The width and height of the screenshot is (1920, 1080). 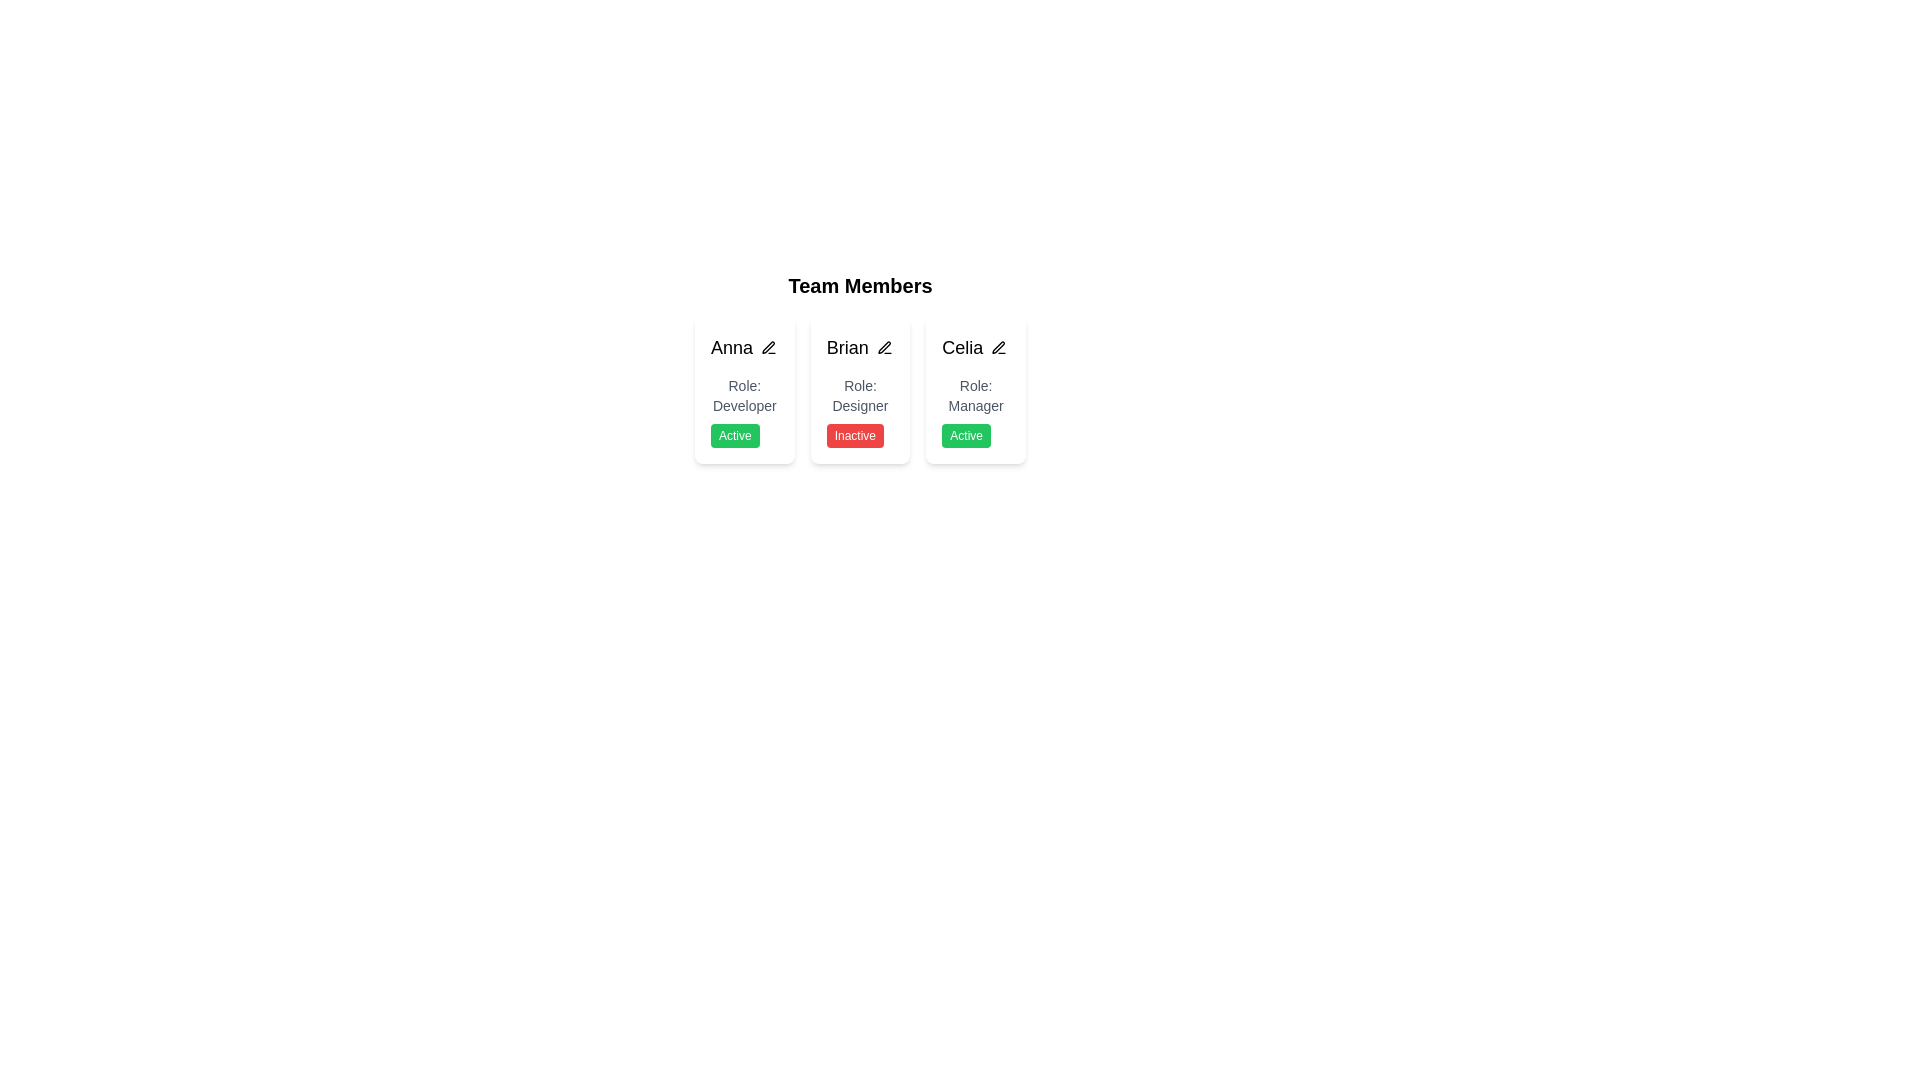 I want to click on the editing icon button located to the right of Celia's name in the Team Members section, so click(x=998, y=346).